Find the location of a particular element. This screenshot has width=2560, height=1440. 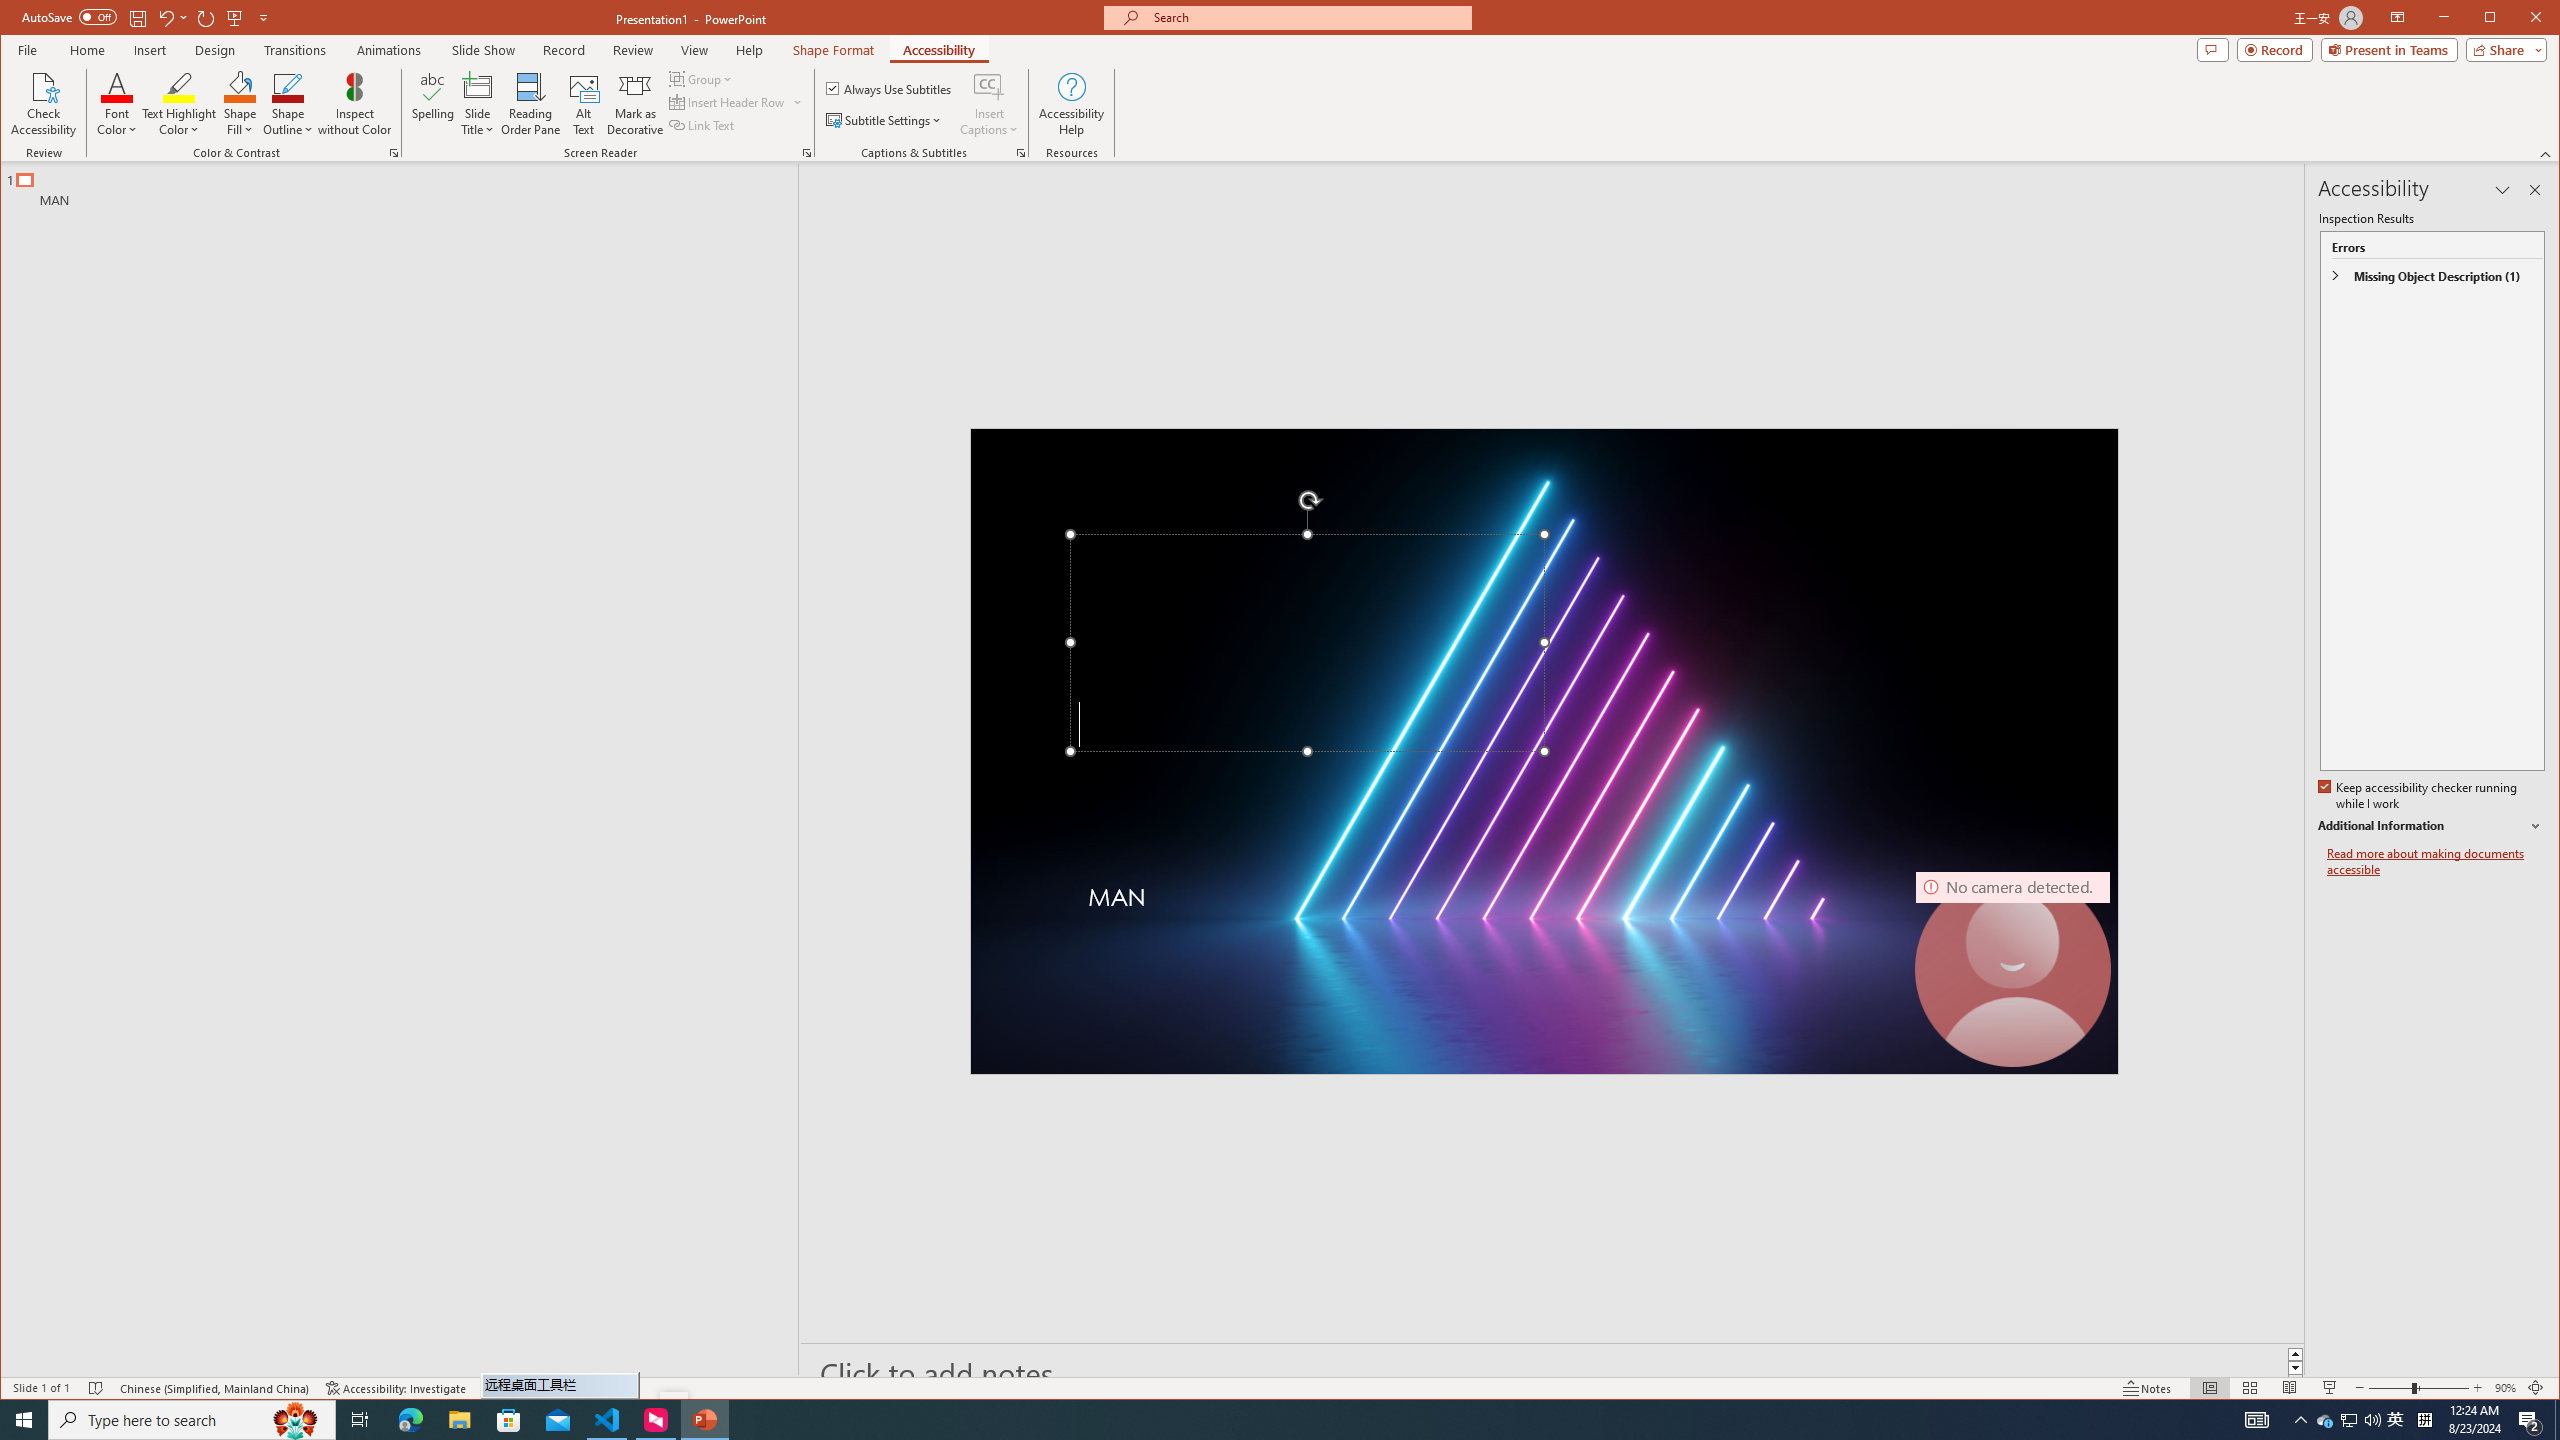

'Shape Format' is located at coordinates (832, 49).